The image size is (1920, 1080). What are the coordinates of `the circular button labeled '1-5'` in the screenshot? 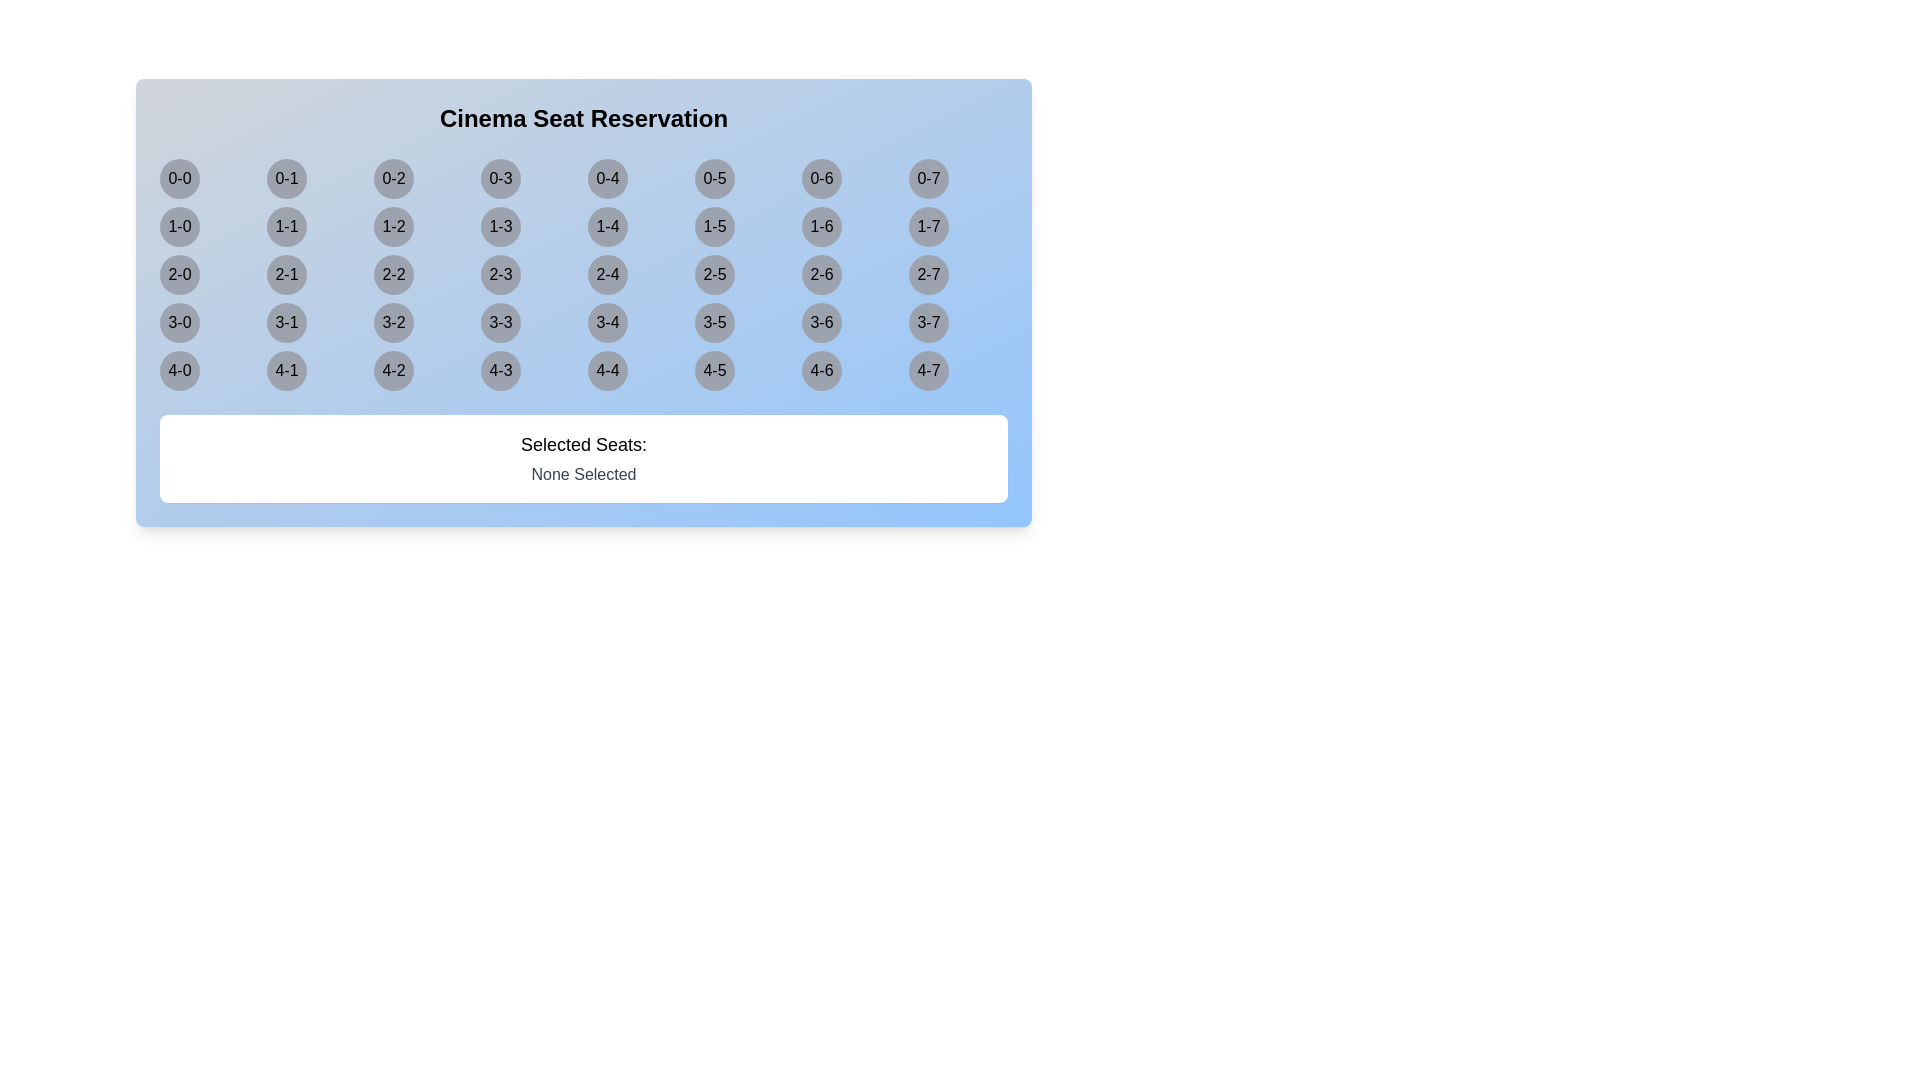 It's located at (715, 226).